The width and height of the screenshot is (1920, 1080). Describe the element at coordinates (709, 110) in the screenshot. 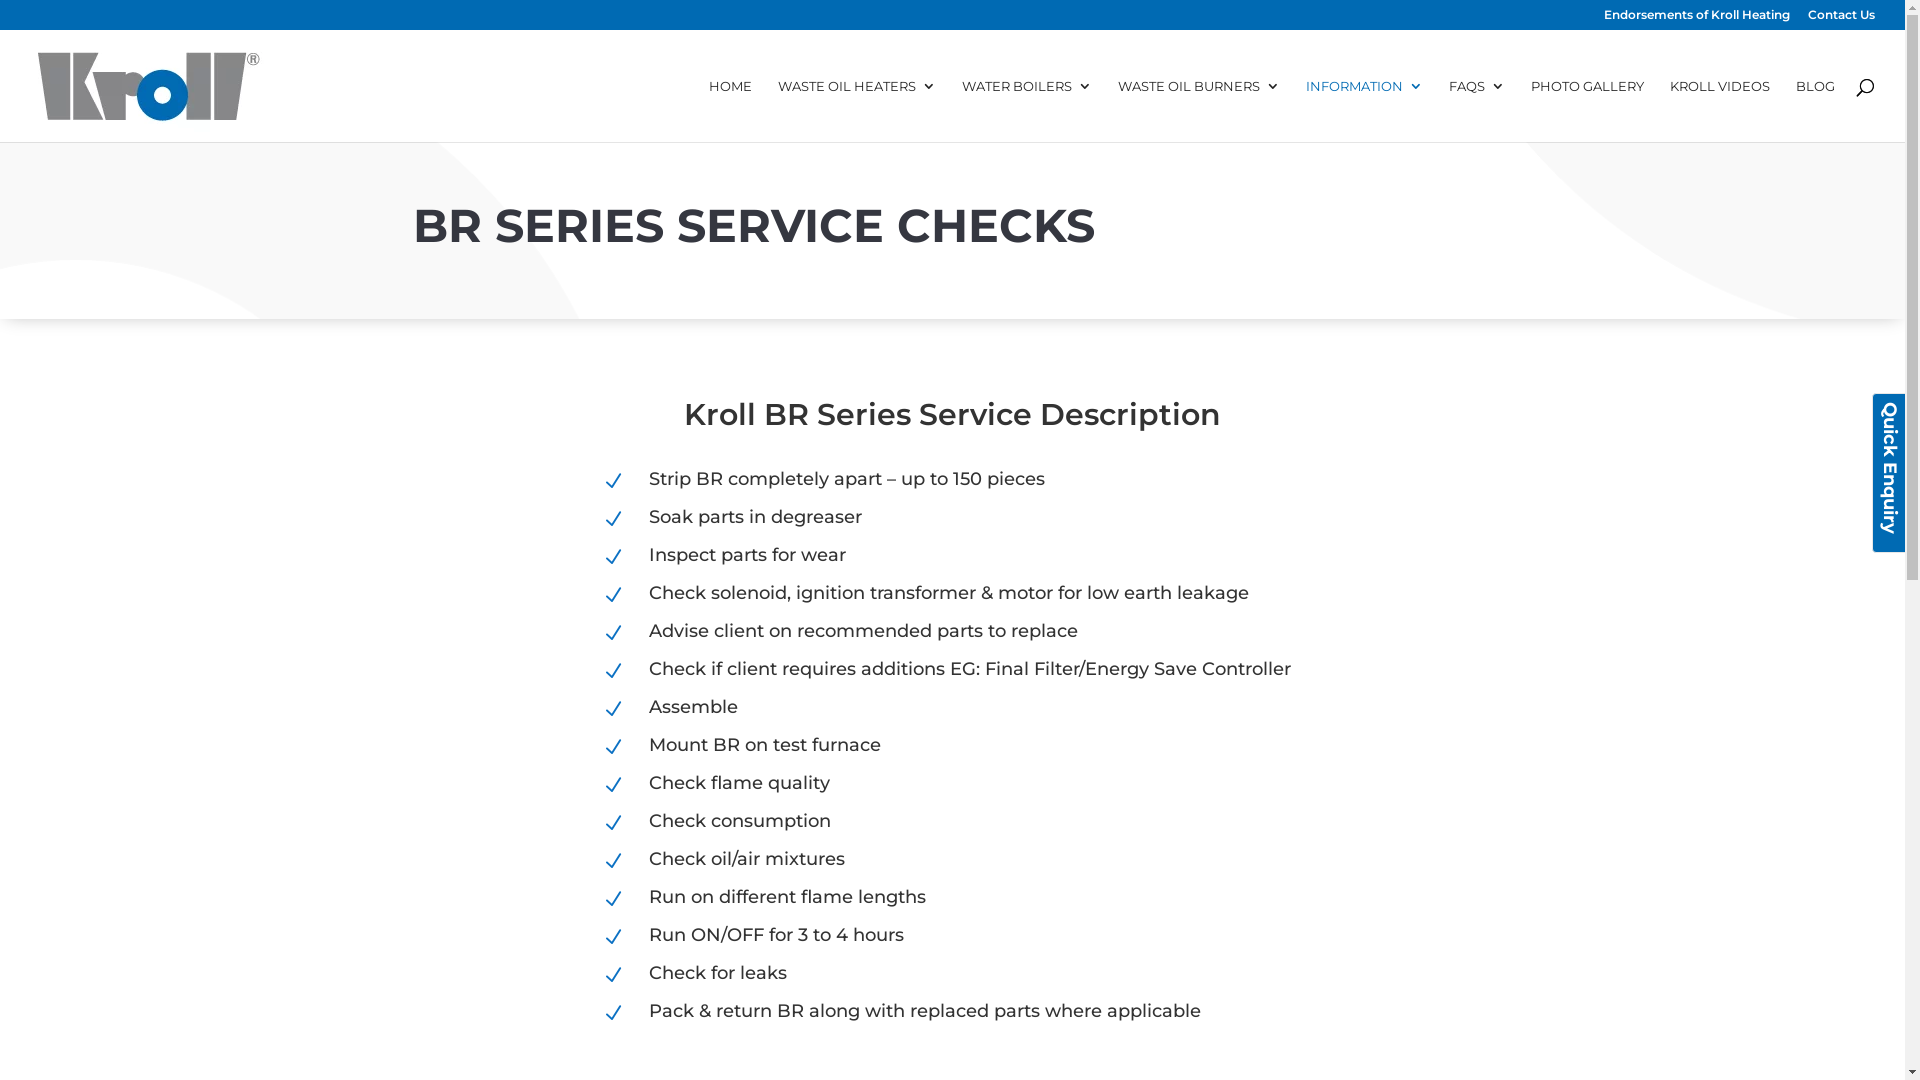

I see `'HOME'` at that location.